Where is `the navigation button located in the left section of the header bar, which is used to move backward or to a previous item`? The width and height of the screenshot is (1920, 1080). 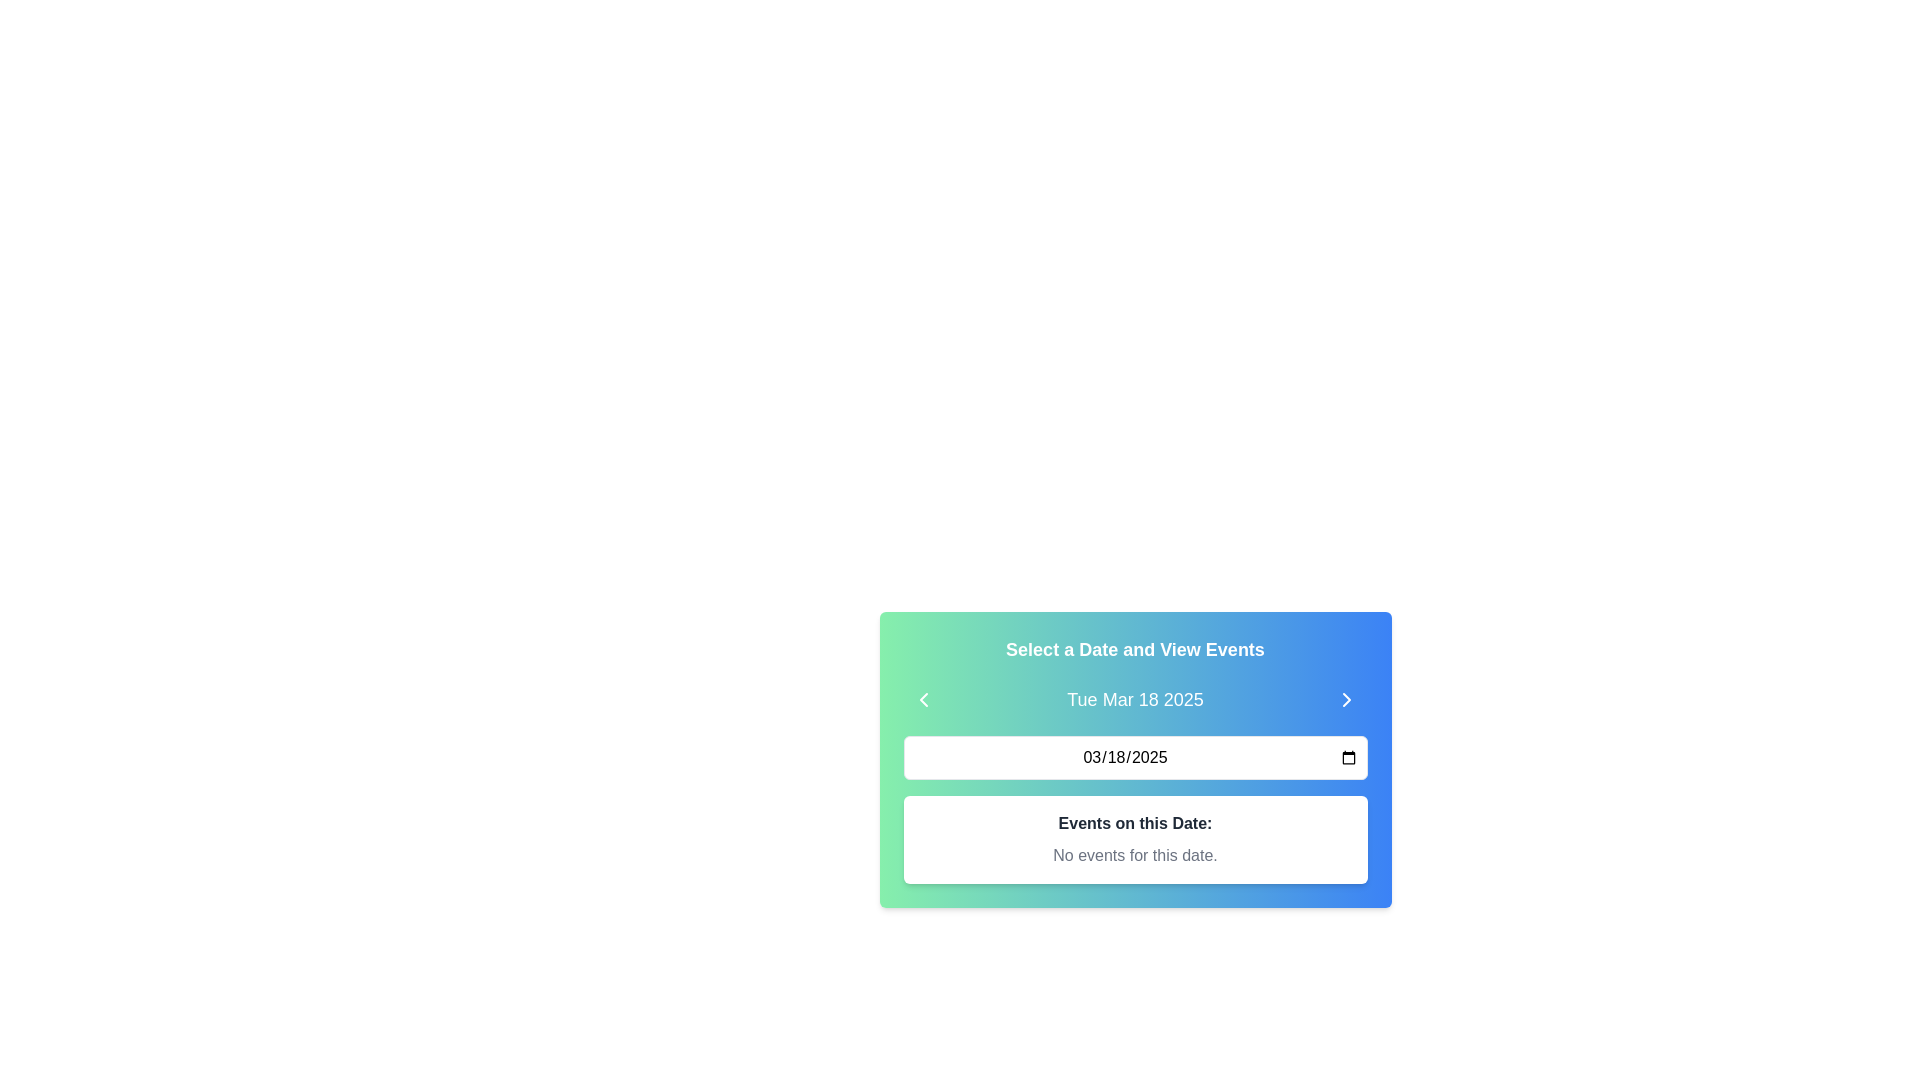
the navigation button located in the left section of the header bar, which is used to move backward or to a previous item is located at coordinates (922, 698).